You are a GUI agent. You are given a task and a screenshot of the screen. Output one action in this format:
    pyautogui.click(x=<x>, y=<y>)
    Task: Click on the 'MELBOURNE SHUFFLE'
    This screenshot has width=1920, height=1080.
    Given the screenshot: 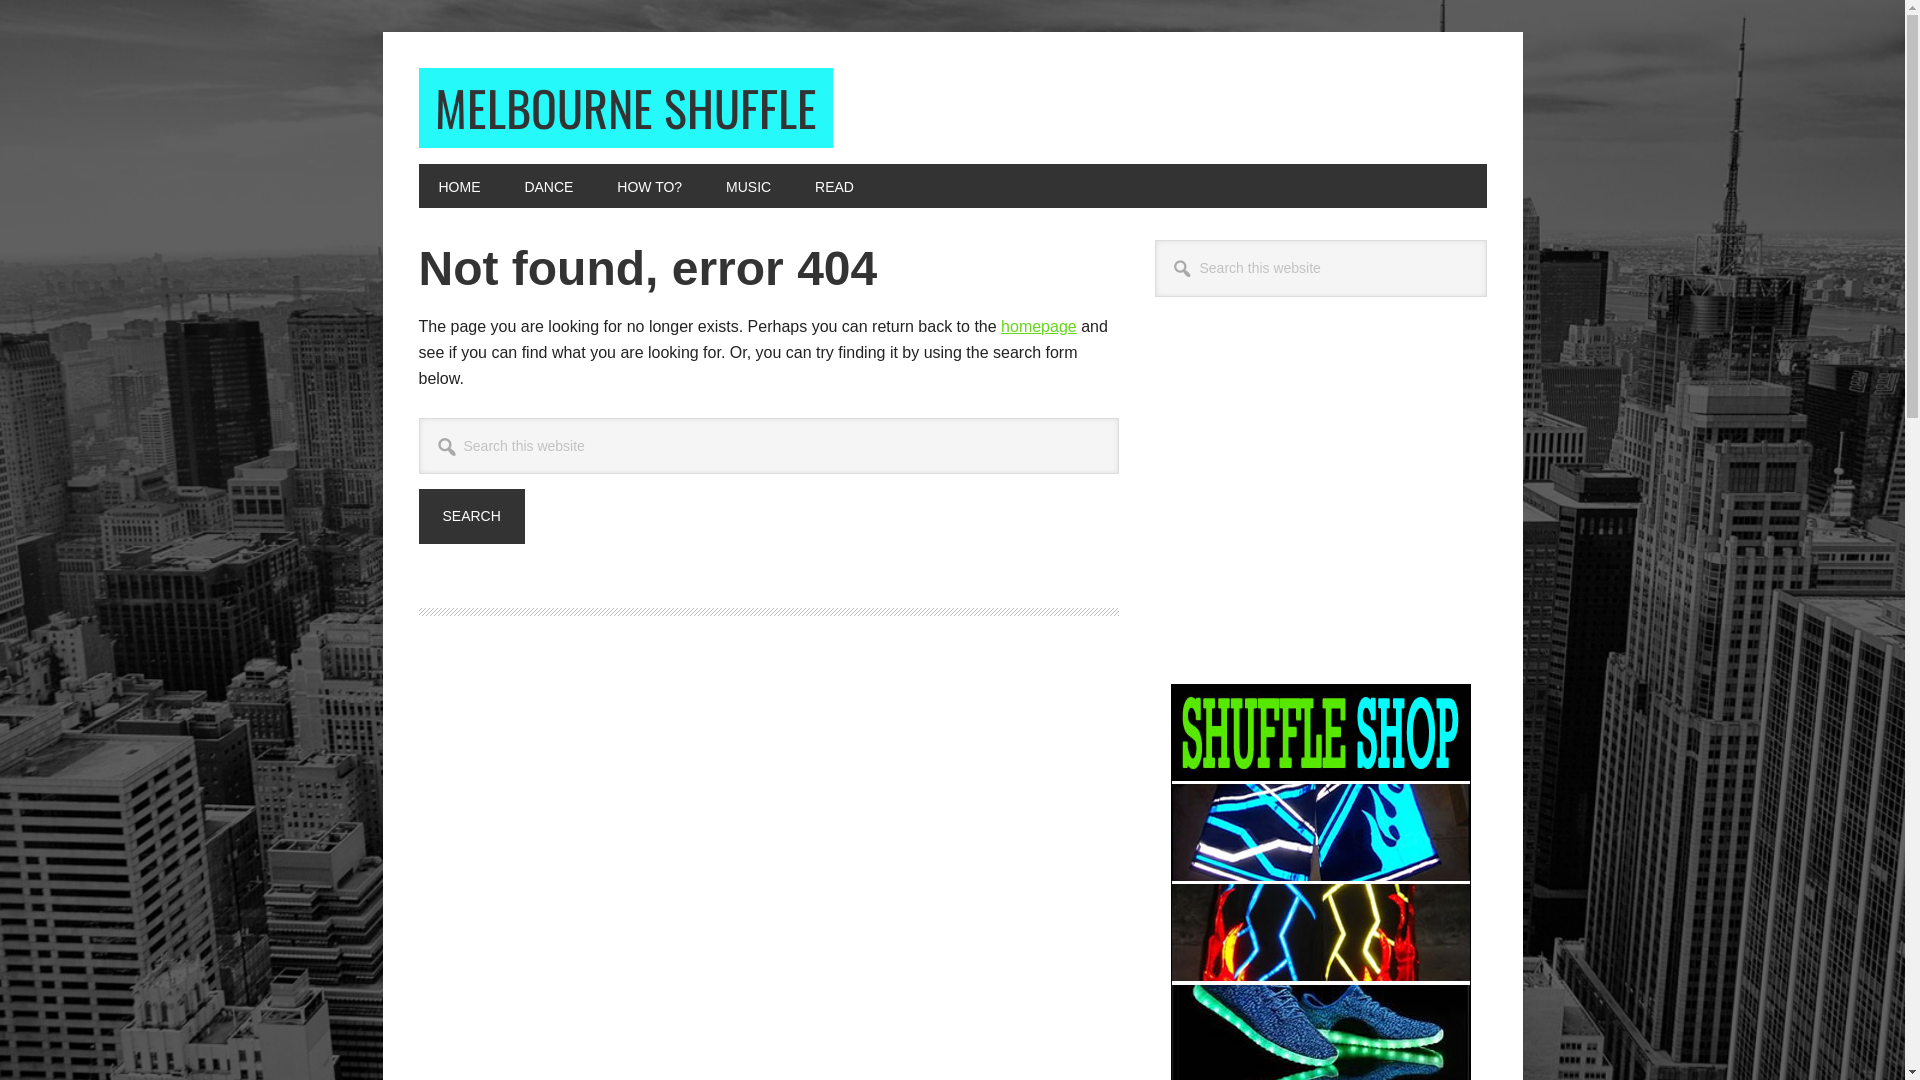 What is the action you would take?
    pyautogui.click(x=623, y=108)
    